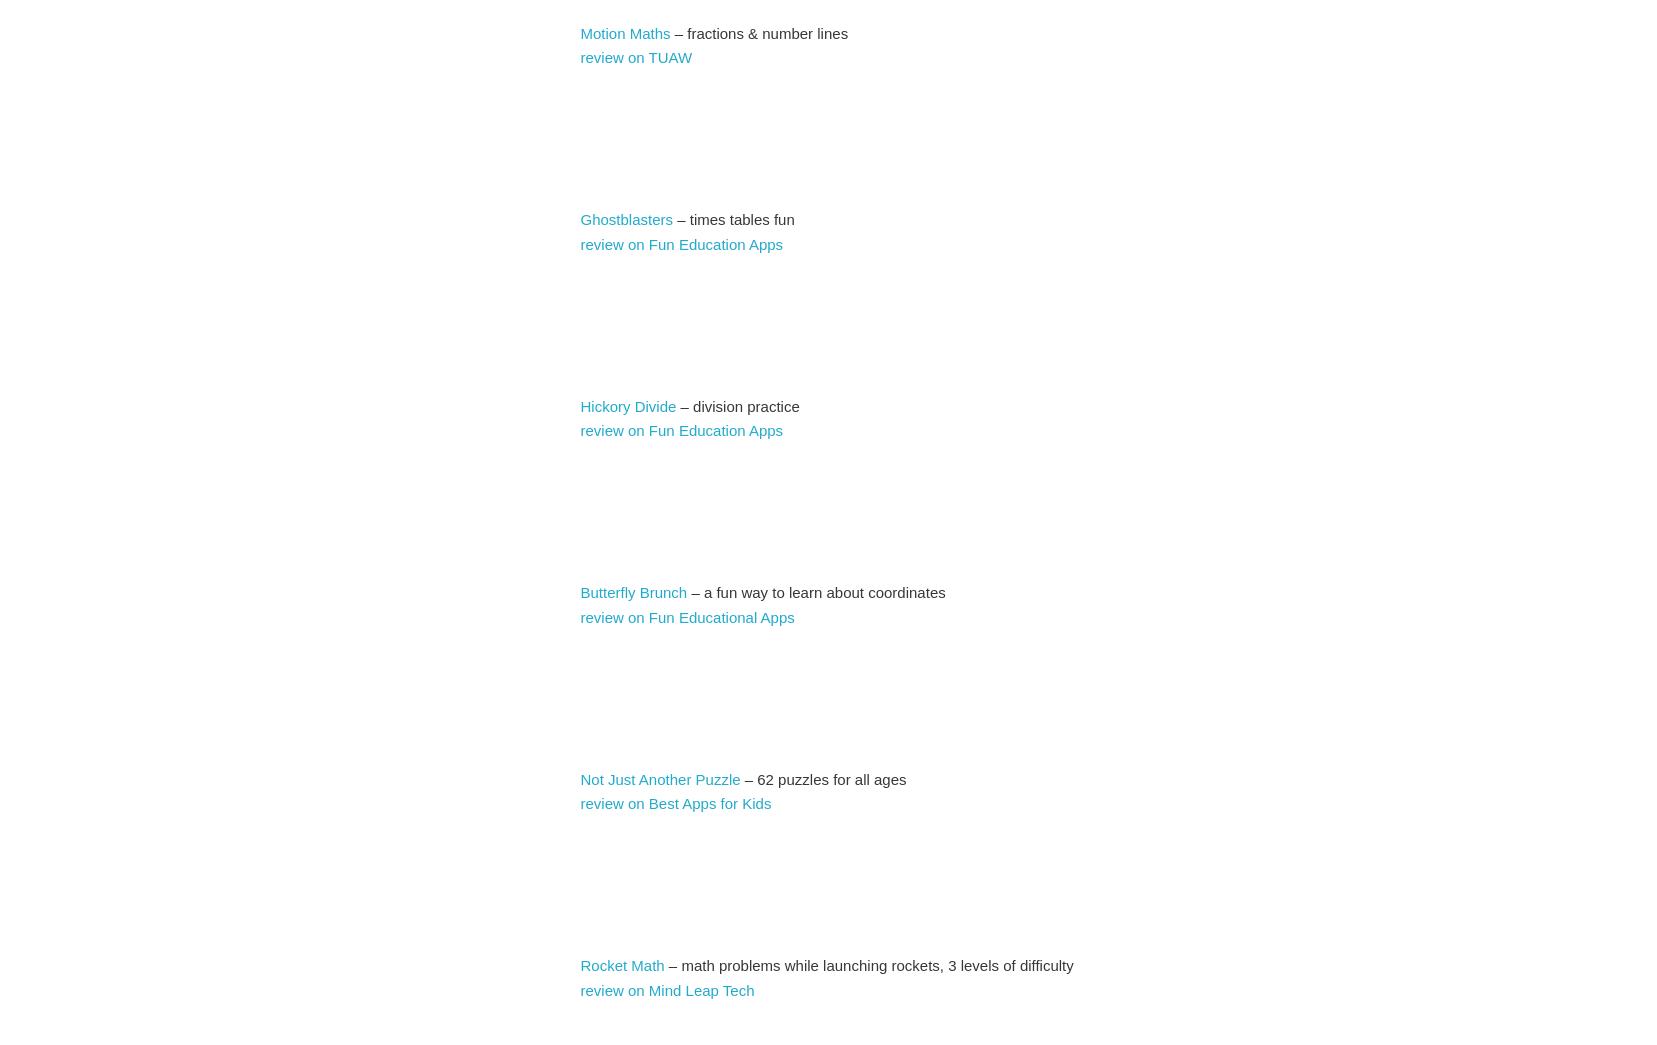  What do you see at coordinates (736, 404) in the screenshot?
I see `'– division practice'` at bounding box center [736, 404].